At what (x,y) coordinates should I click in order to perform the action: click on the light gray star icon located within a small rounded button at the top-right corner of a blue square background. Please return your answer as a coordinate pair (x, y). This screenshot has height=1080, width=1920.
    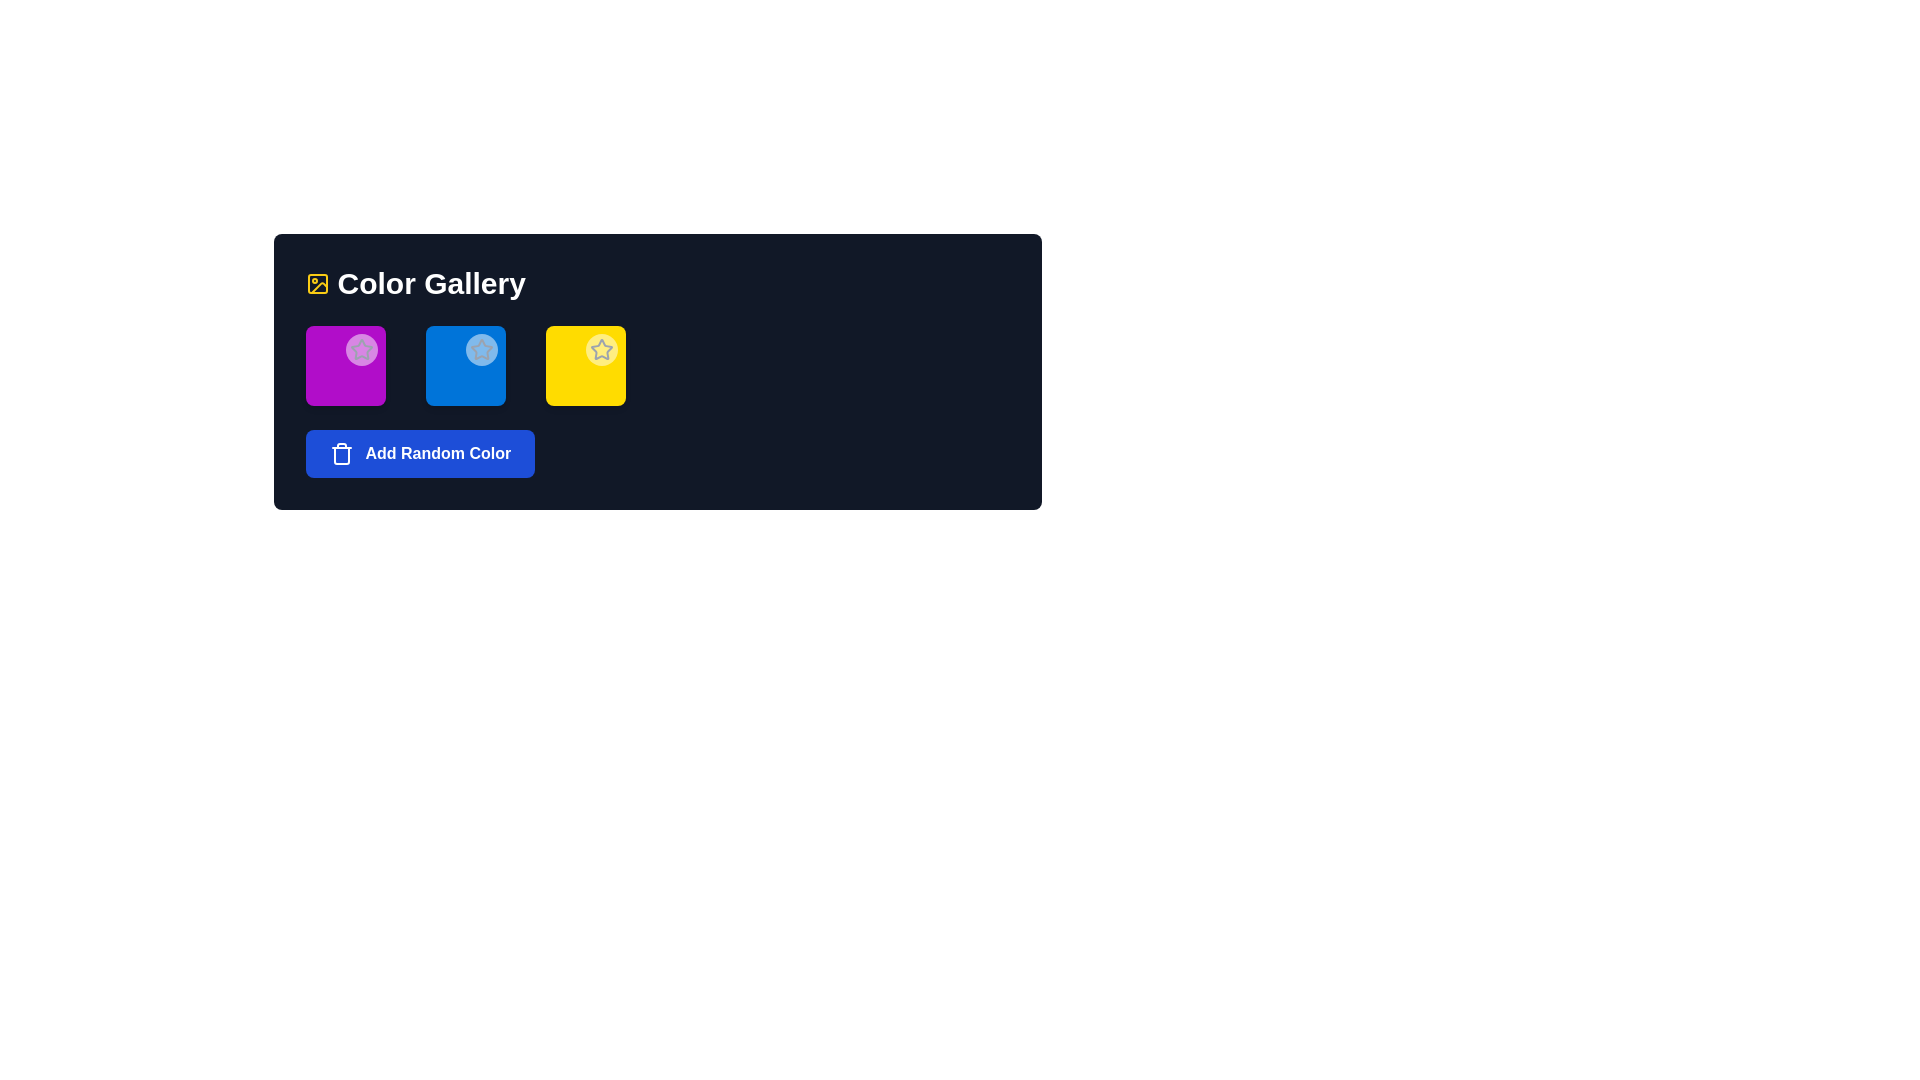
    Looking at the image, I should click on (481, 349).